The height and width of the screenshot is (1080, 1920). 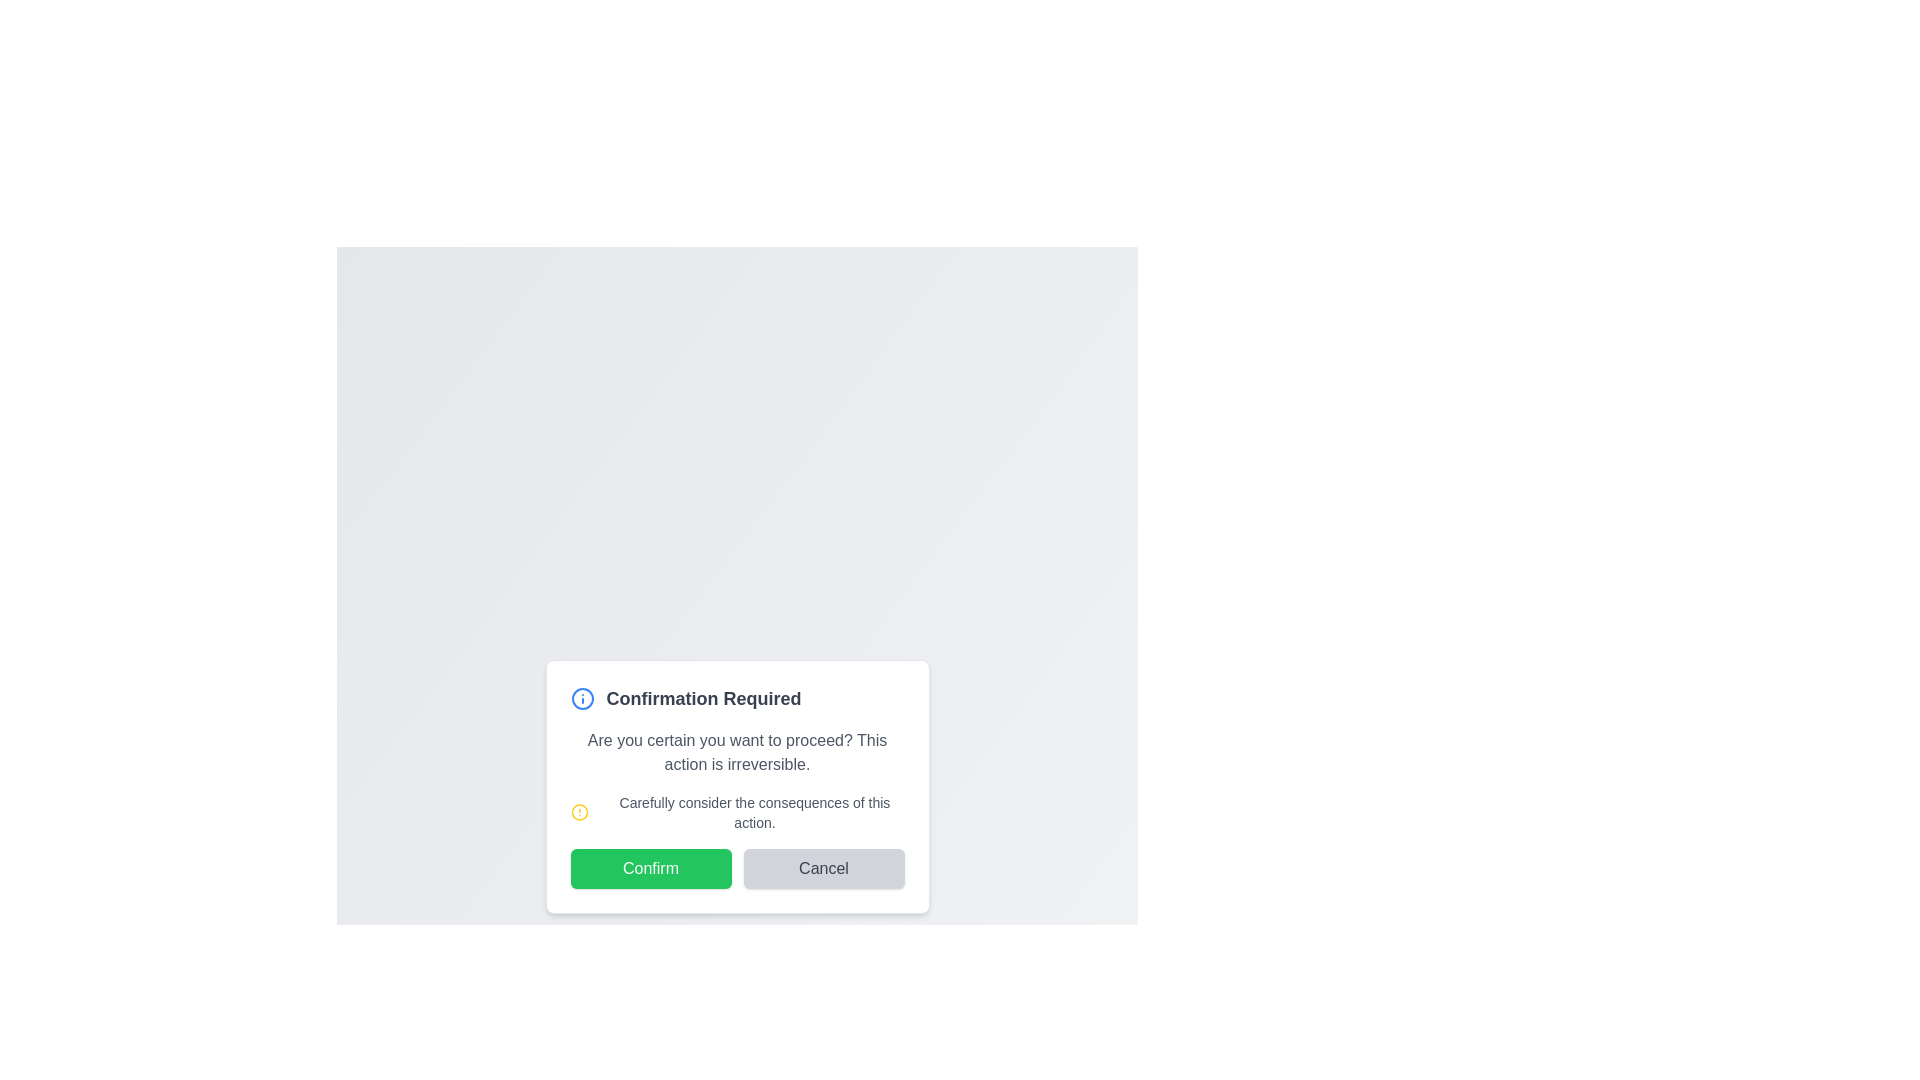 I want to click on the confirmation button located near the bottom of the modal, positioned to the left of the 'Cancel' button, to confirm the action, so click(x=651, y=867).